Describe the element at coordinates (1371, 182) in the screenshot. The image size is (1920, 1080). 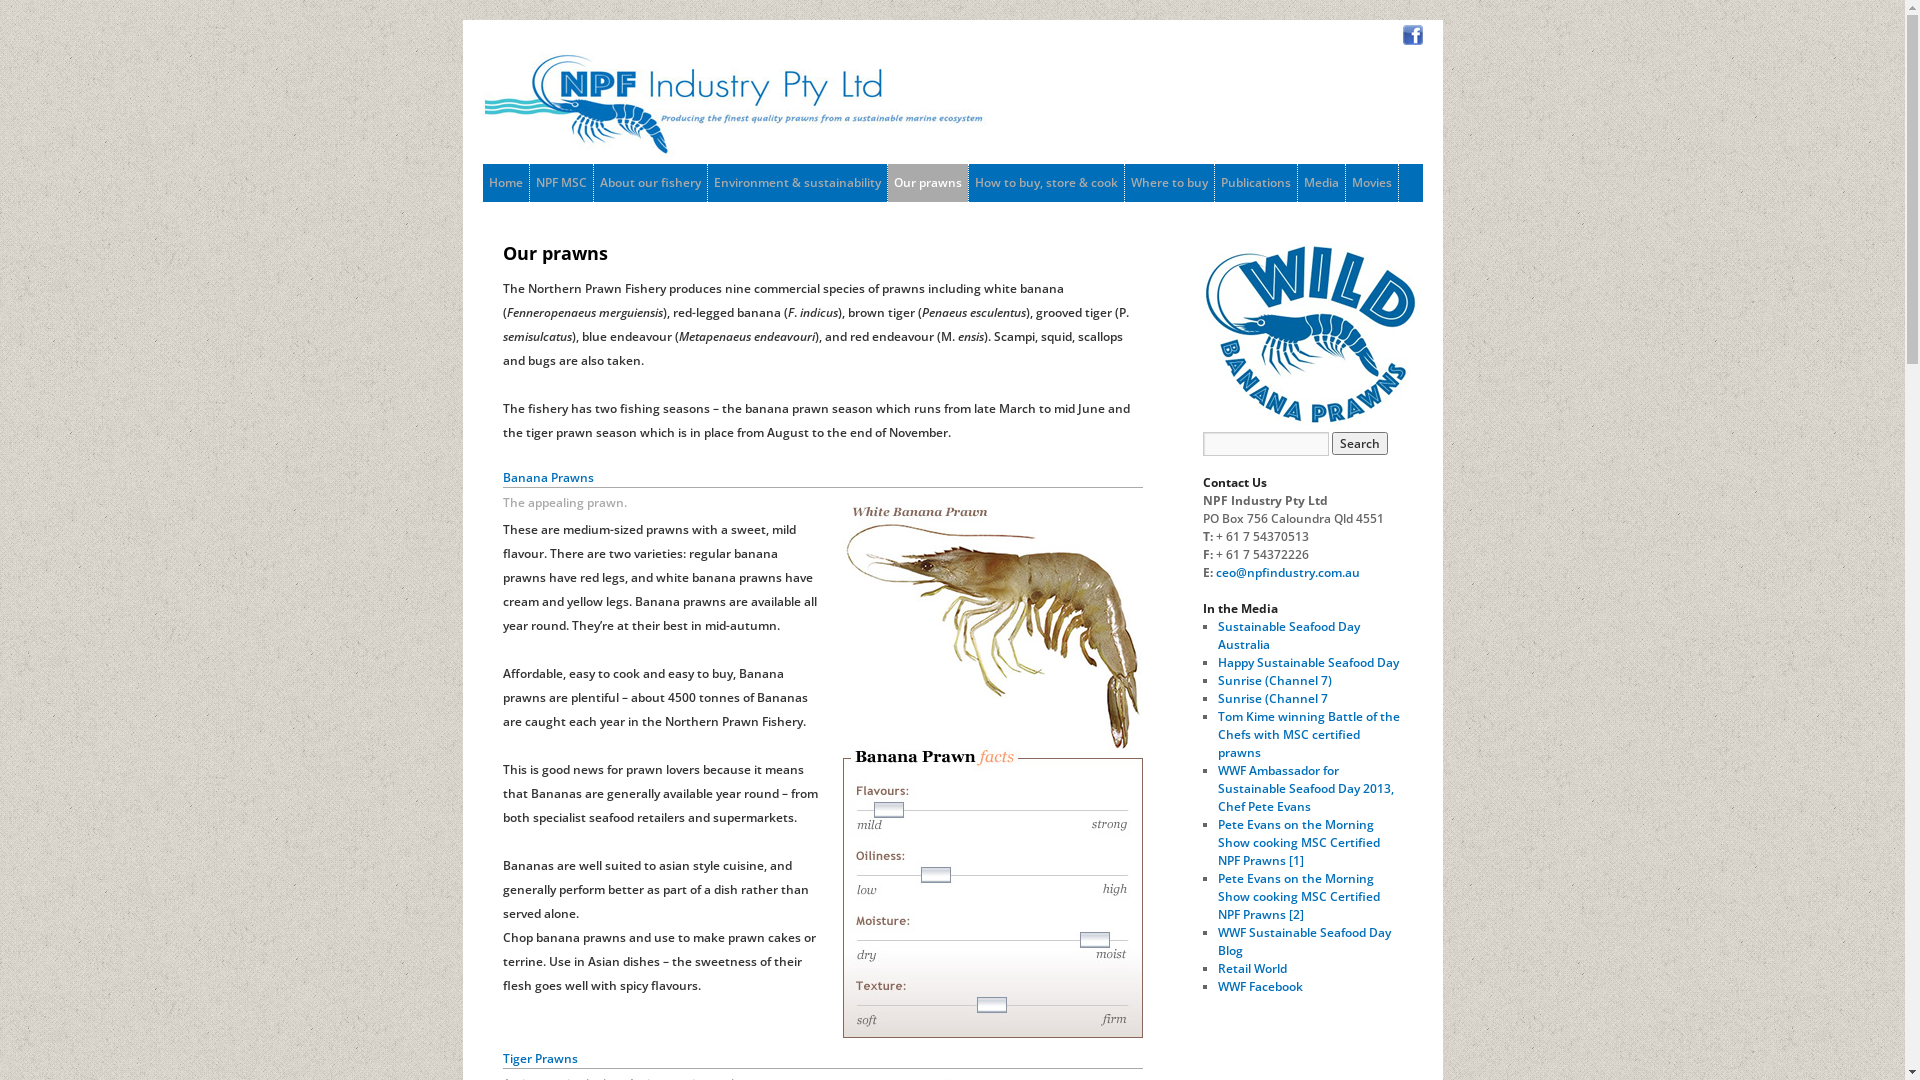
I see `'Movies'` at that location.